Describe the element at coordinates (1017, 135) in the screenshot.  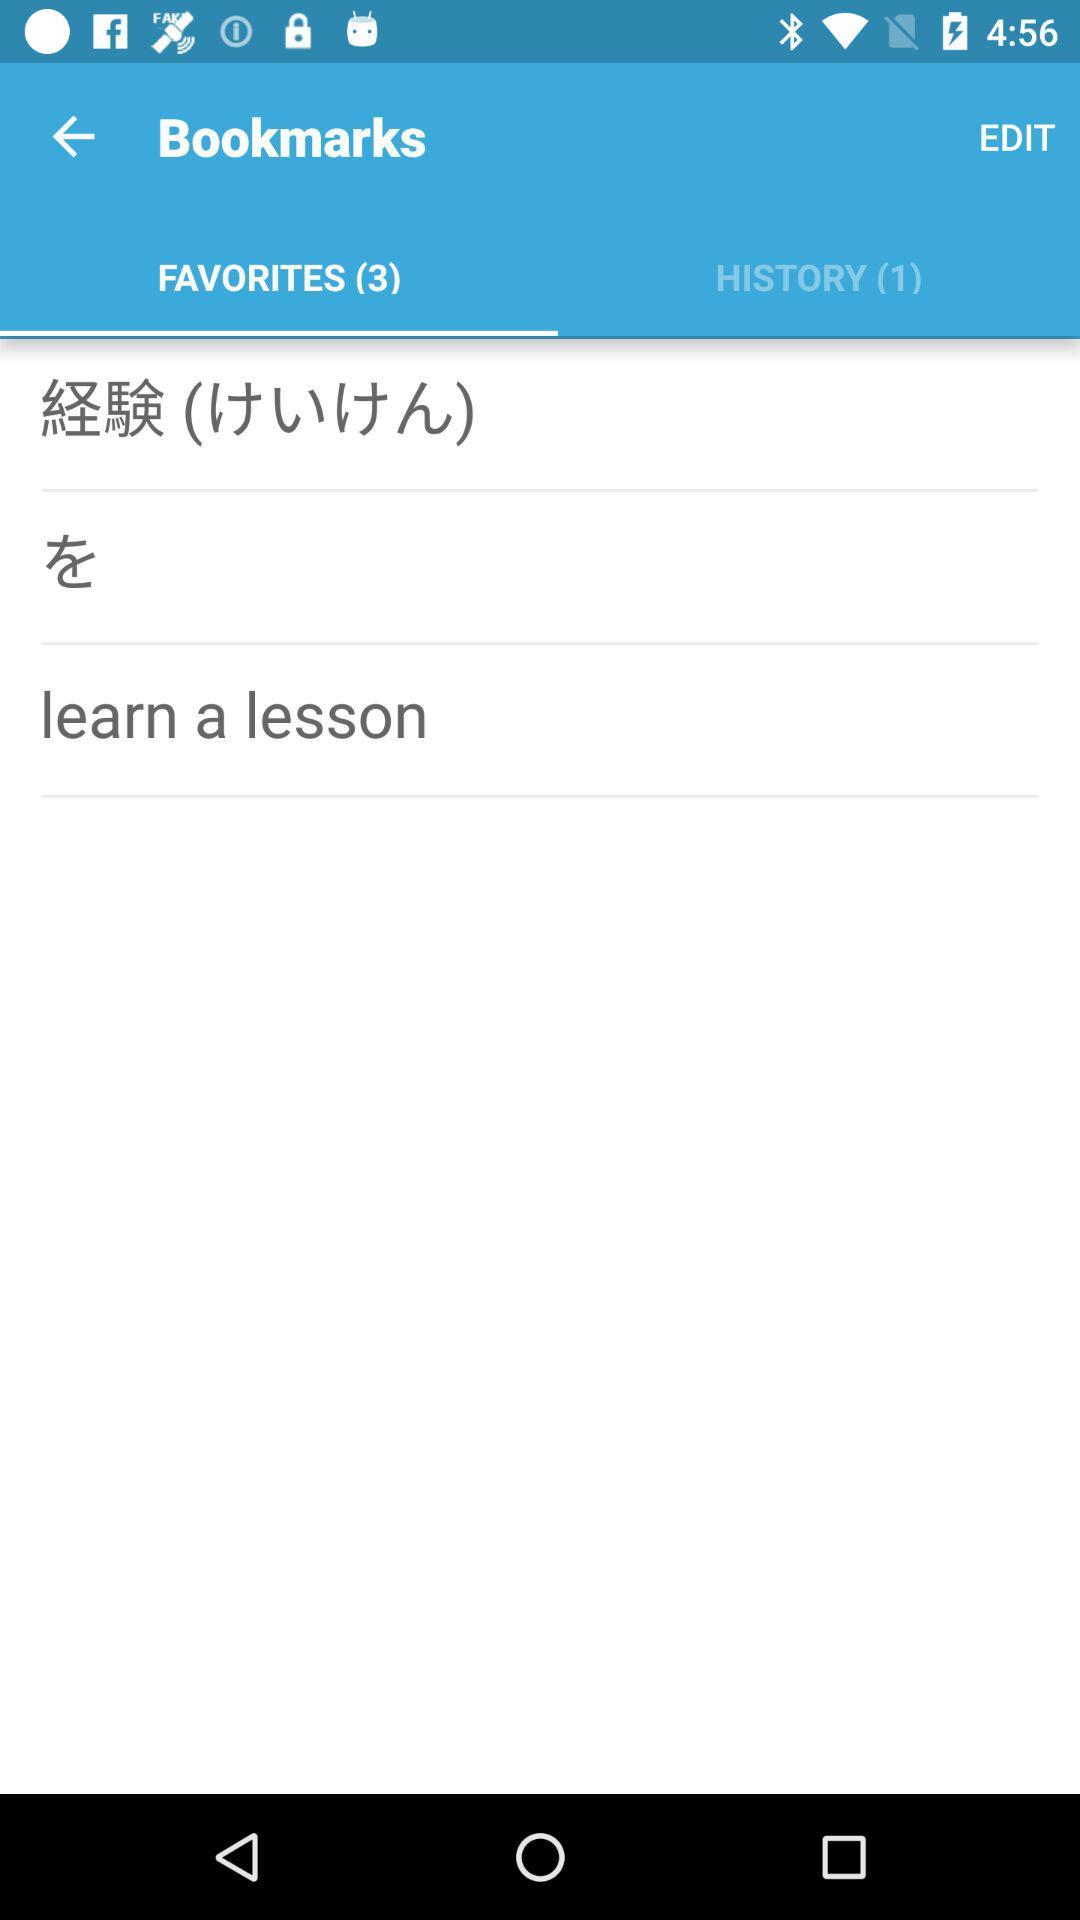
I see `the item next to the favorites (3) item` at that location.